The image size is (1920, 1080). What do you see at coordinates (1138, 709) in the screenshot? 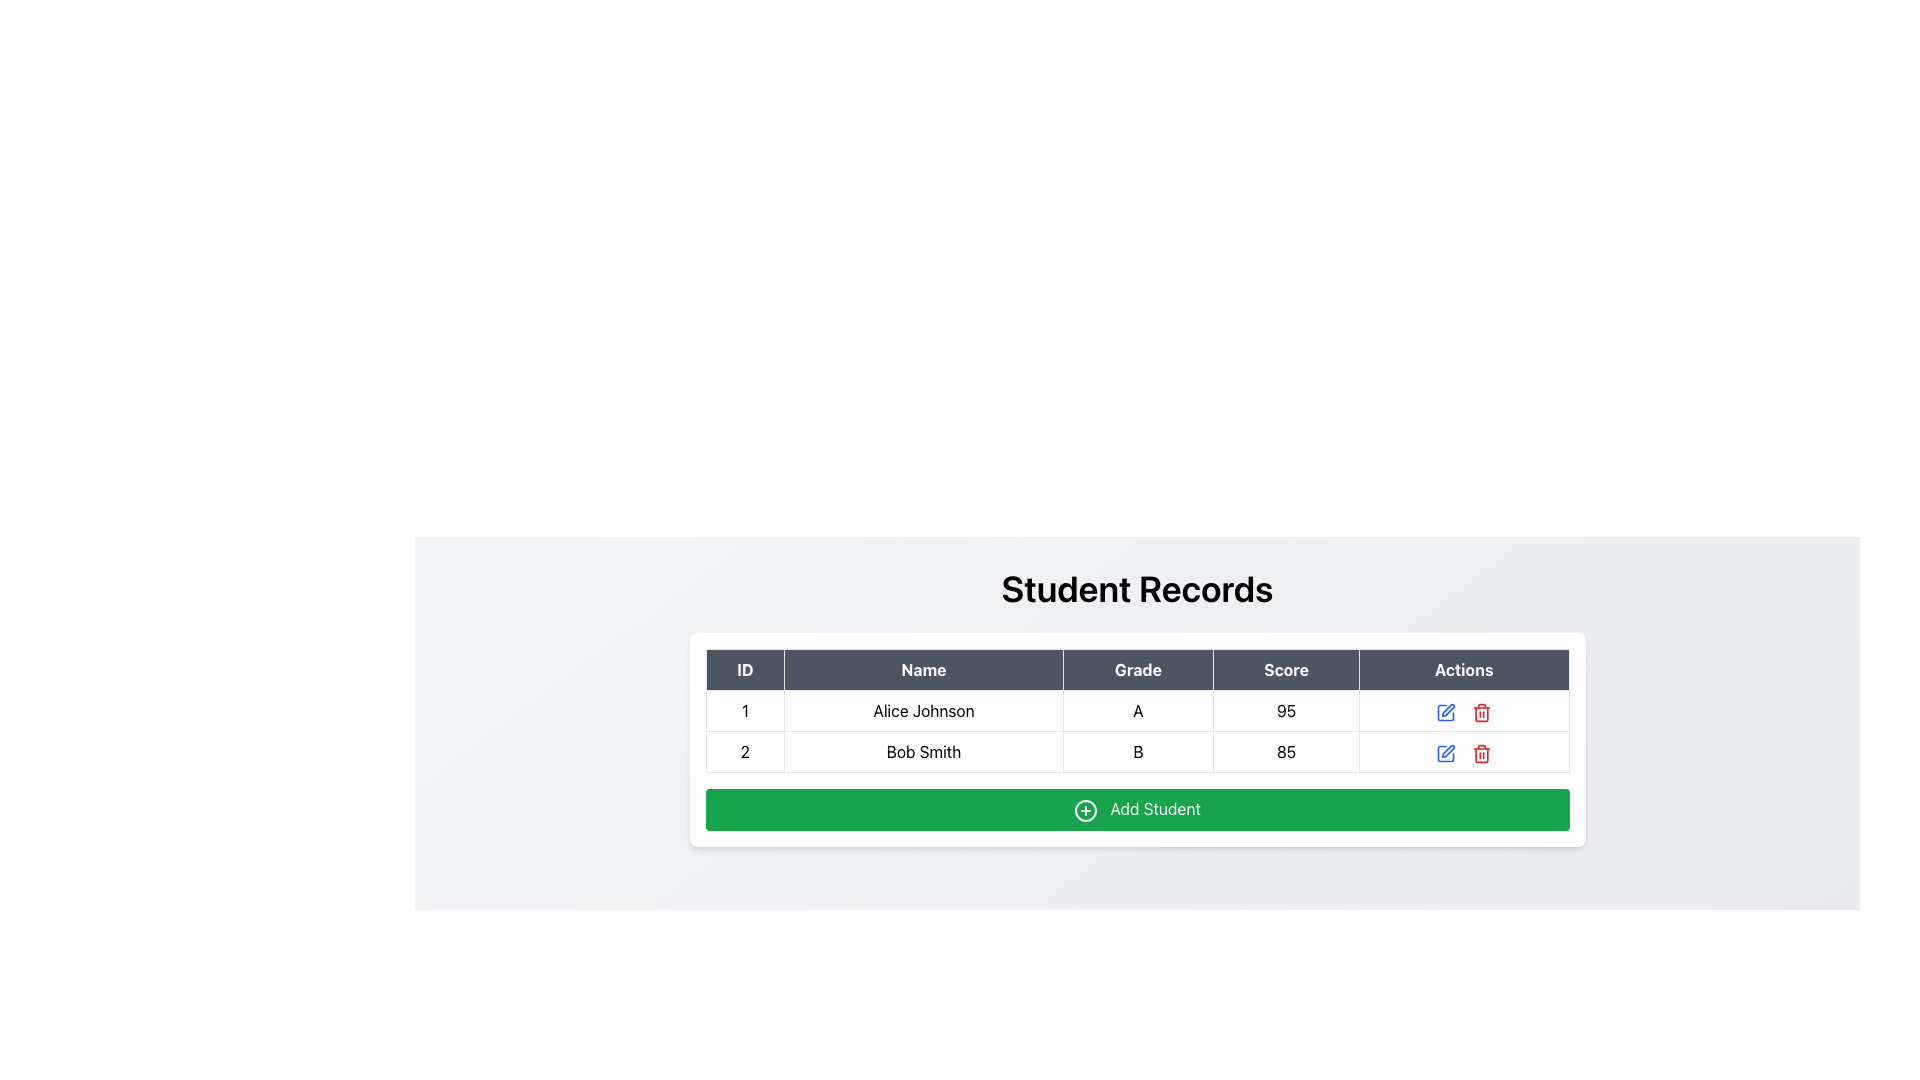
I see `the Text Display showing the grade of student Alice Johnson, which is located in the 'Grade' column of the first row in the student record table` at bounding box center [1138, 709].